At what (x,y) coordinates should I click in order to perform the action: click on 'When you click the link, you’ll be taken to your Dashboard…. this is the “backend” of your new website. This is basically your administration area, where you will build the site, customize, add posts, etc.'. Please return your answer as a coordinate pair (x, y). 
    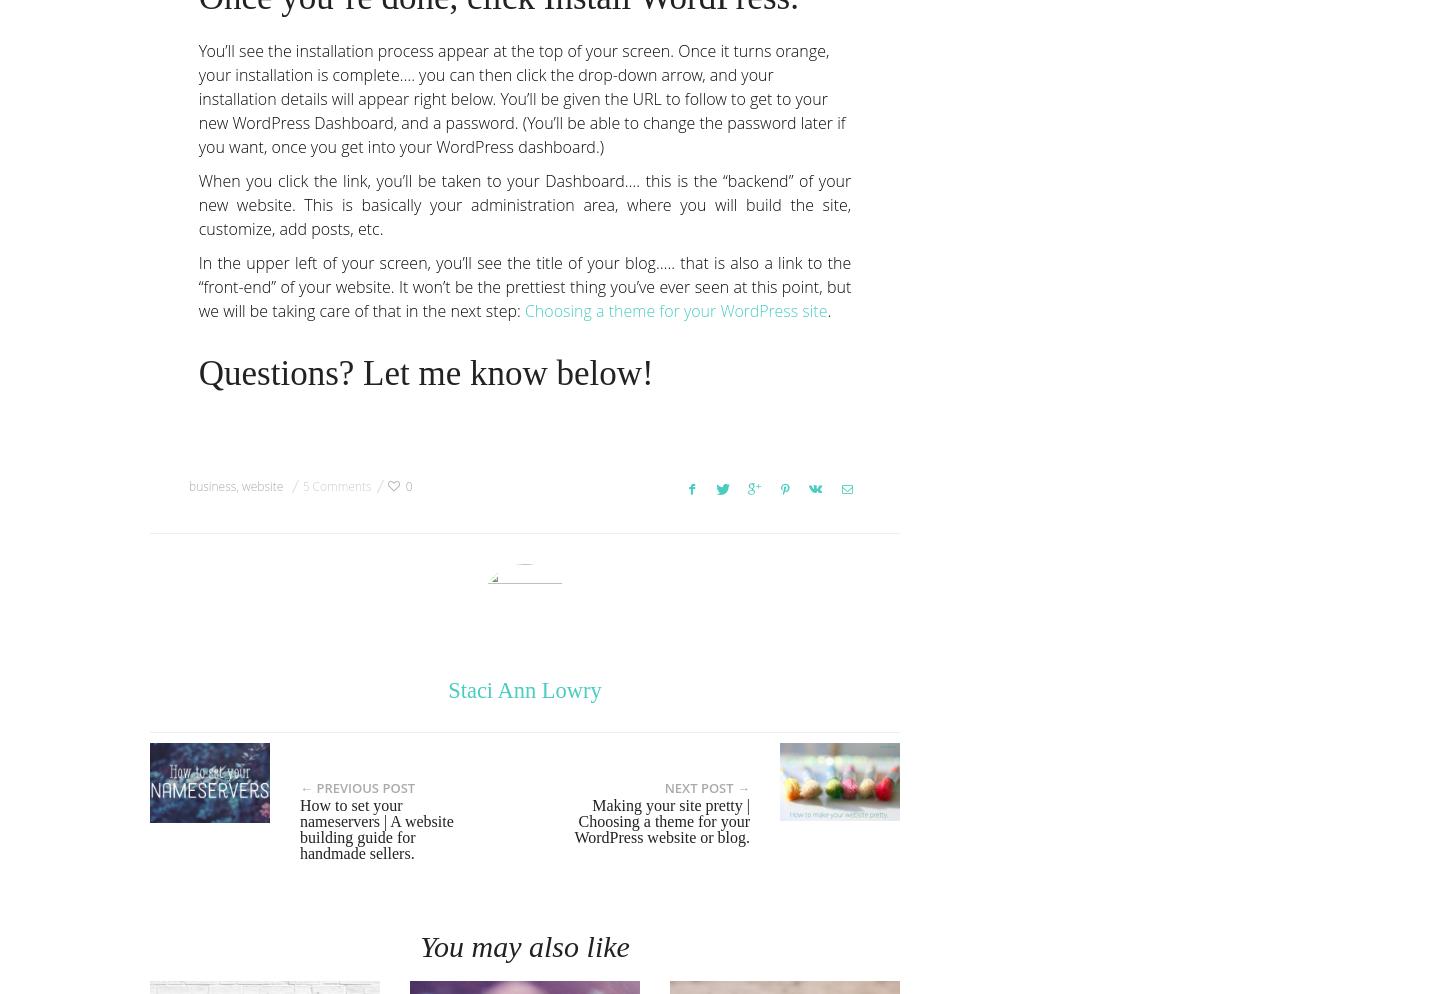
    Looking at the image, I should click on (523, 202).